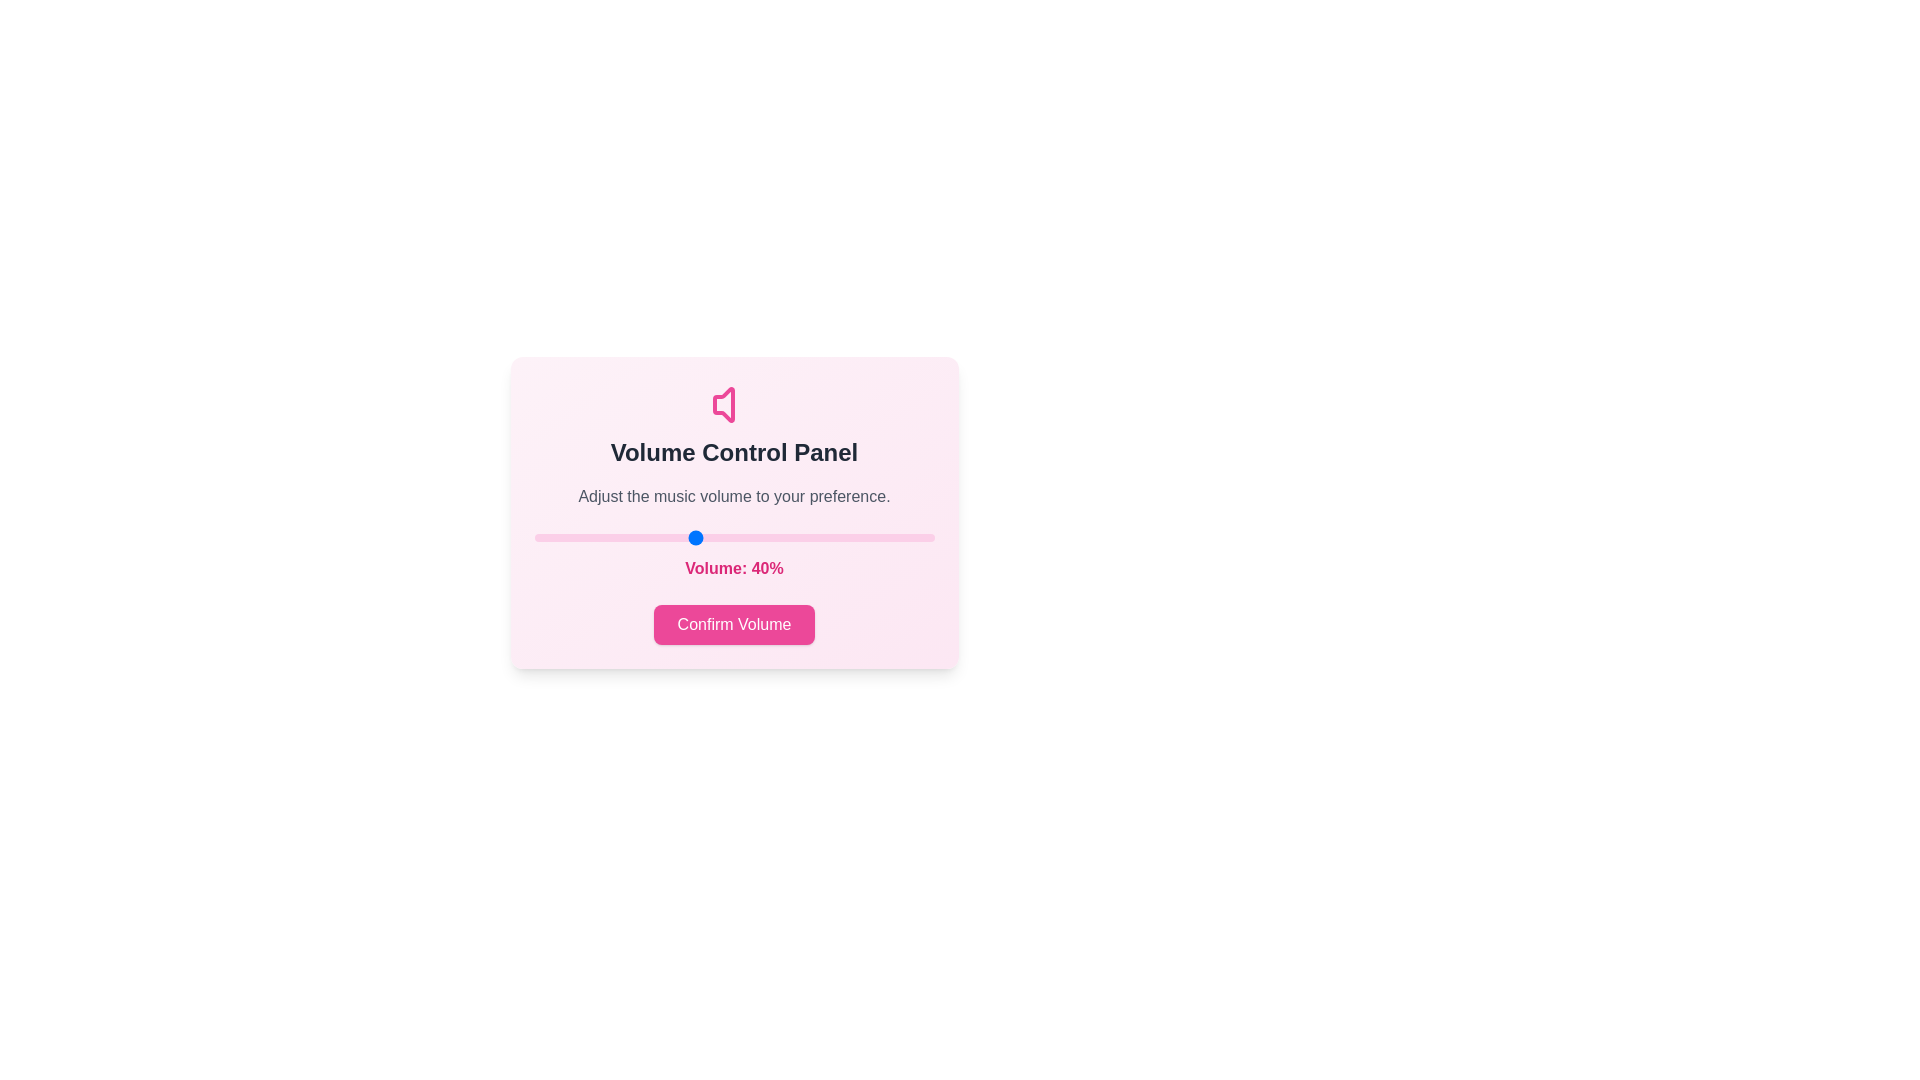  I want to click on the volume to 14 percent by dragging the slider, so click(589, 536).